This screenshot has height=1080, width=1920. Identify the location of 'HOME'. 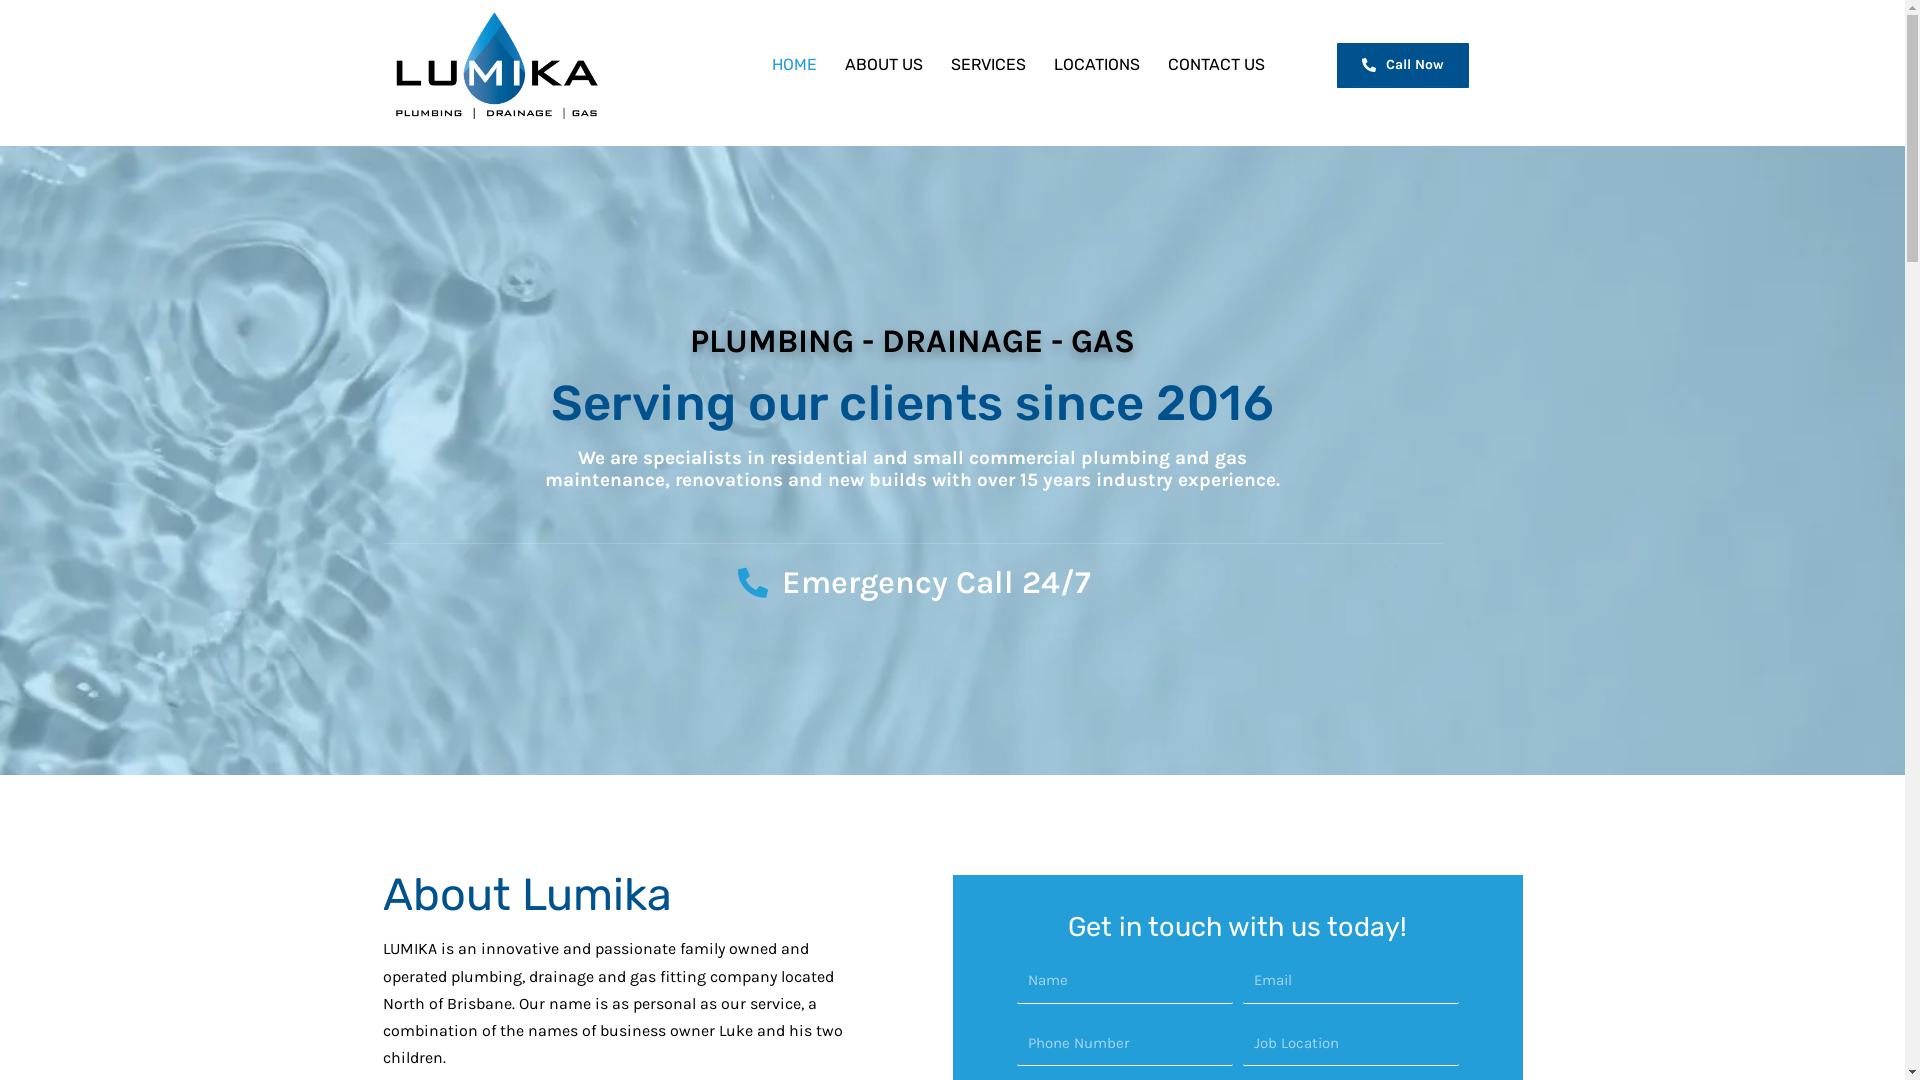
(793, 64).